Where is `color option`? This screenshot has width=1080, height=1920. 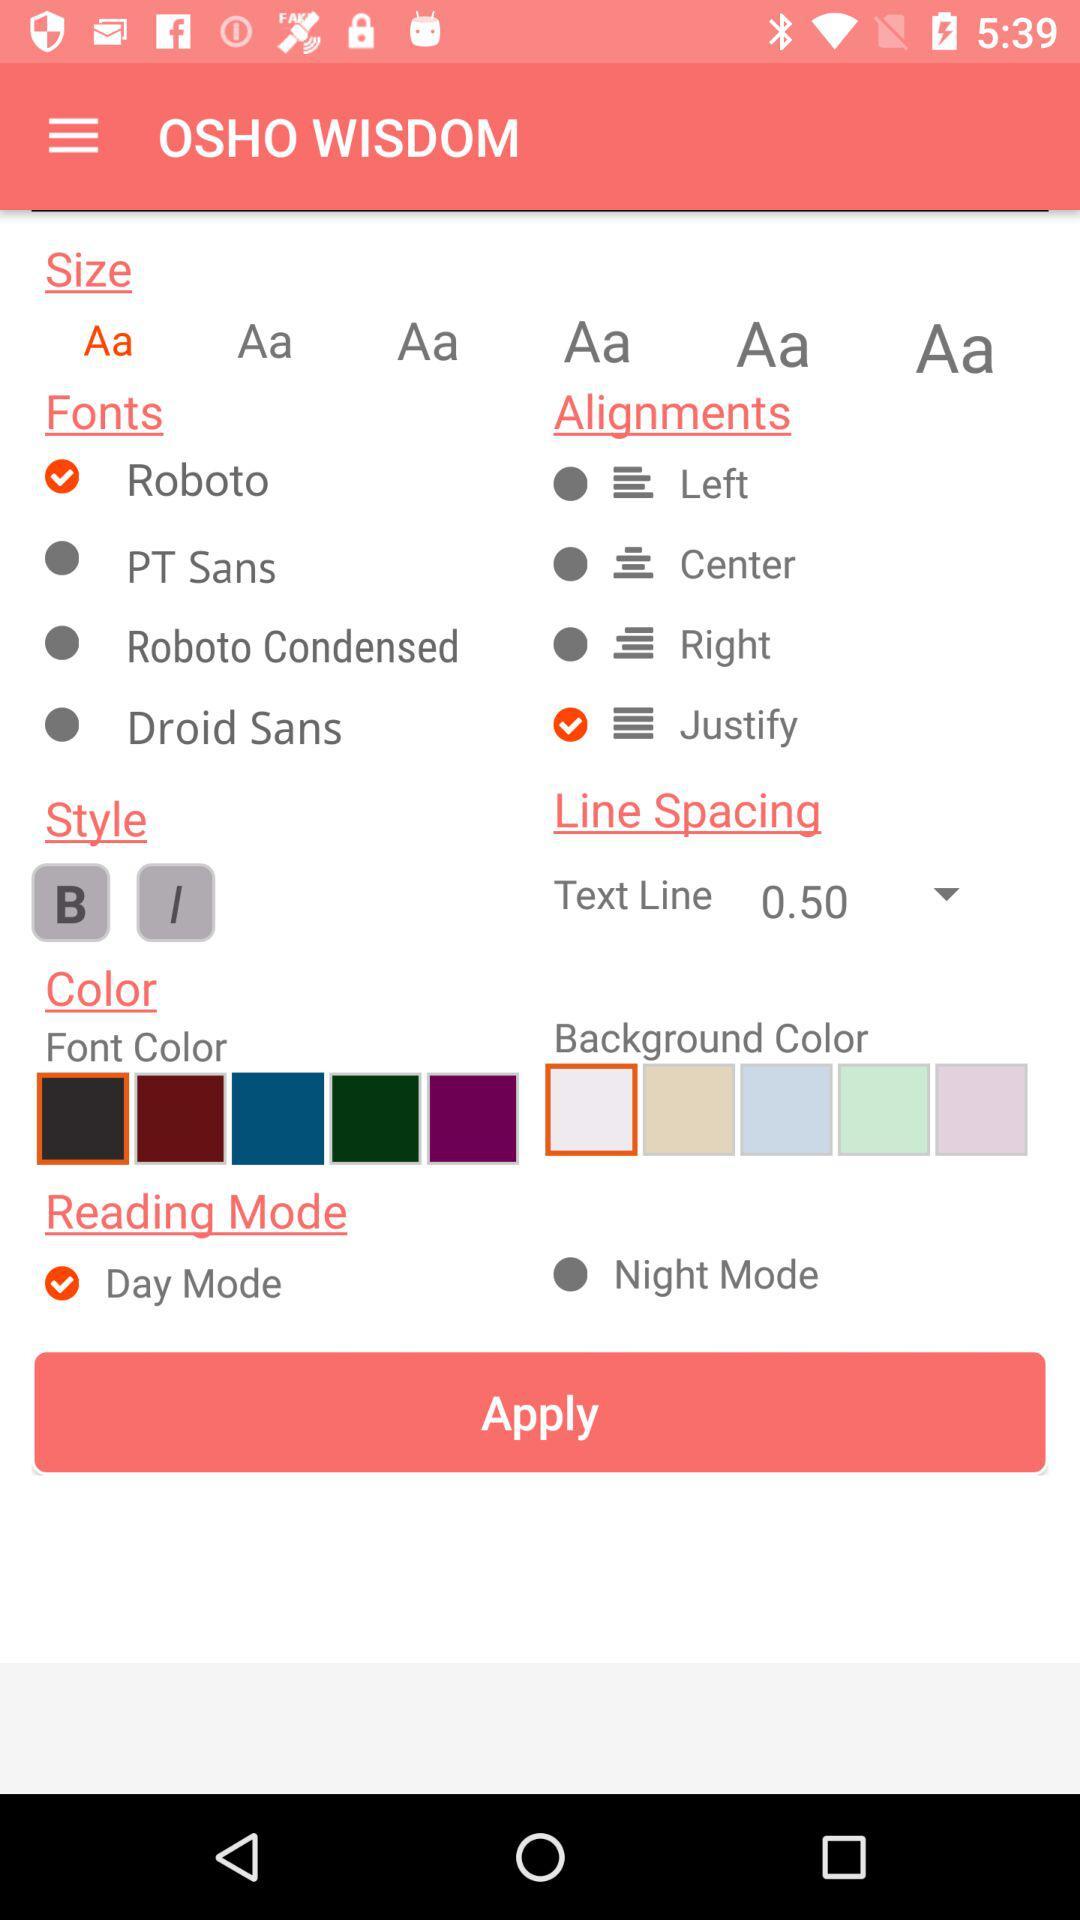 color option is located at coordinates (472, 1117).